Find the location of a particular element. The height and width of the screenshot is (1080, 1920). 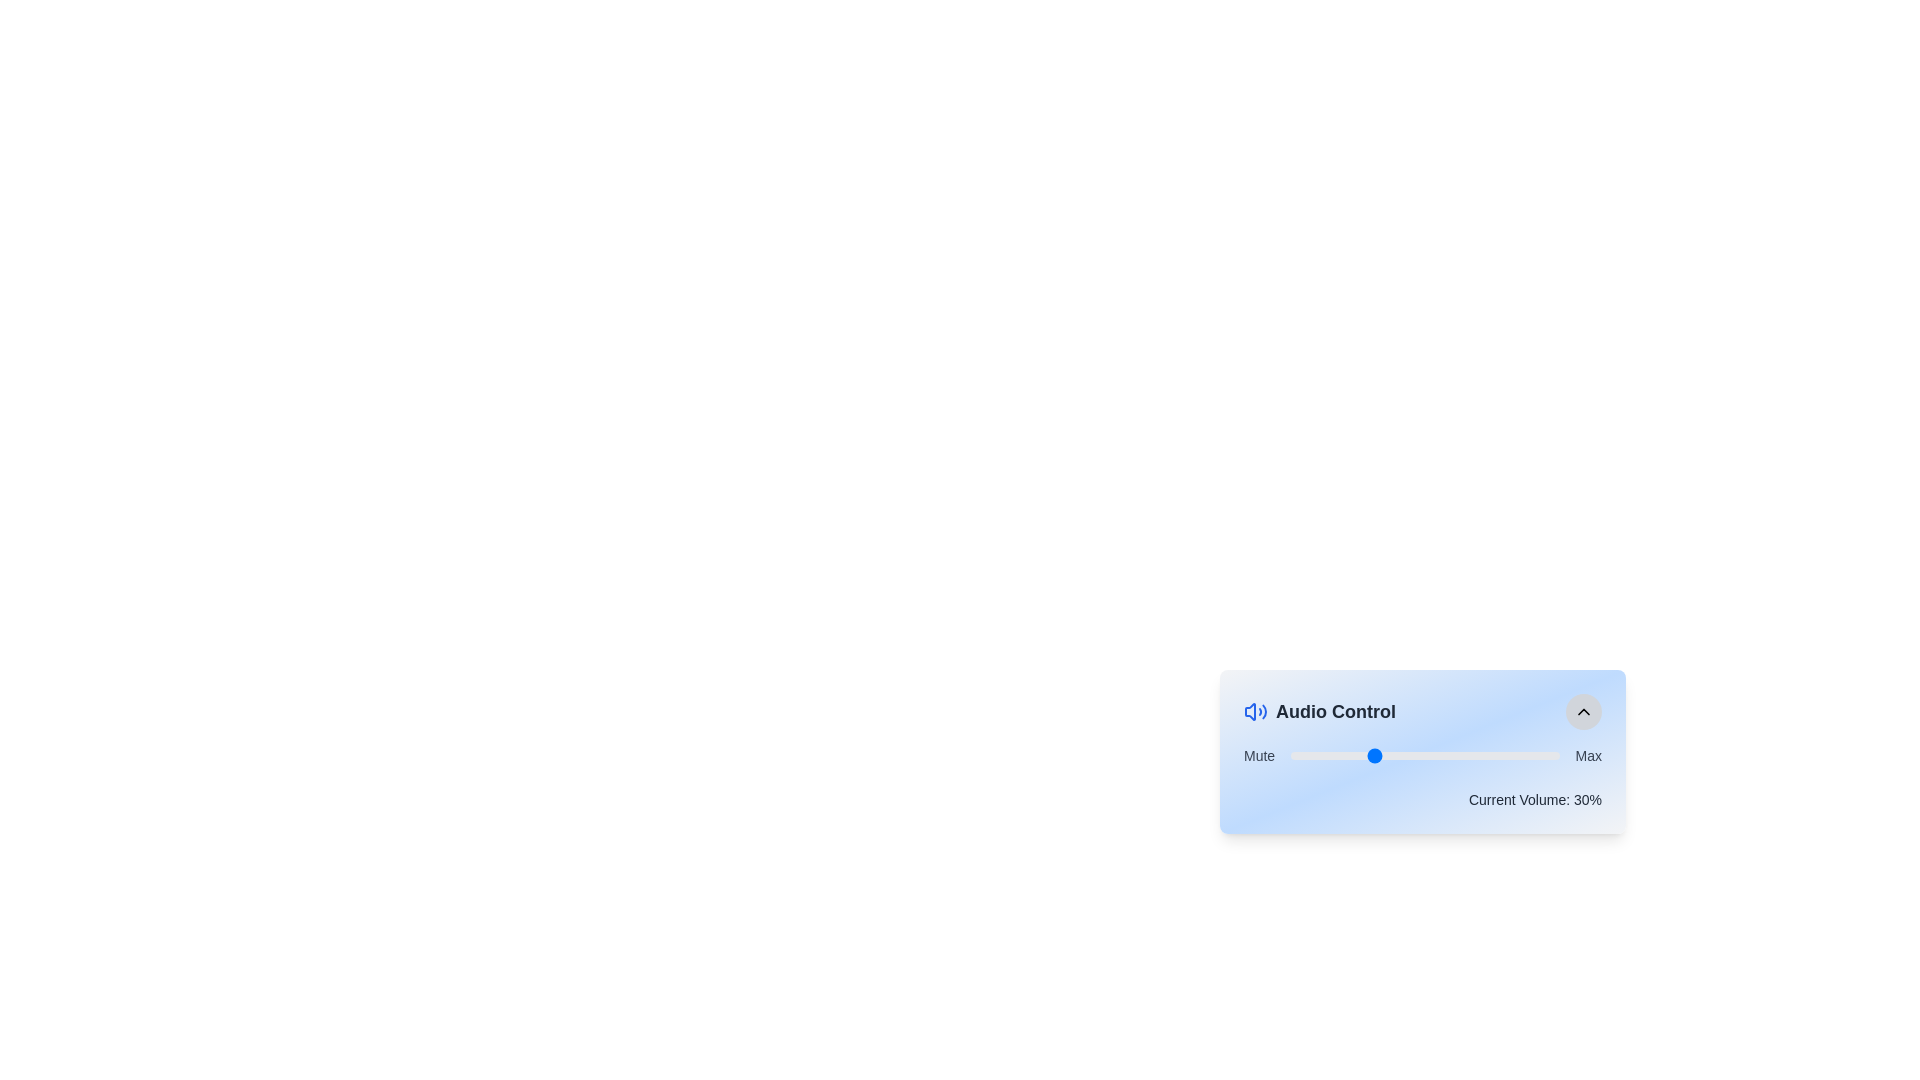

the blue speaker icon with sound wave lines, which is located to the left of the 'Audio Control' header is located at coordinates (1255, 711).